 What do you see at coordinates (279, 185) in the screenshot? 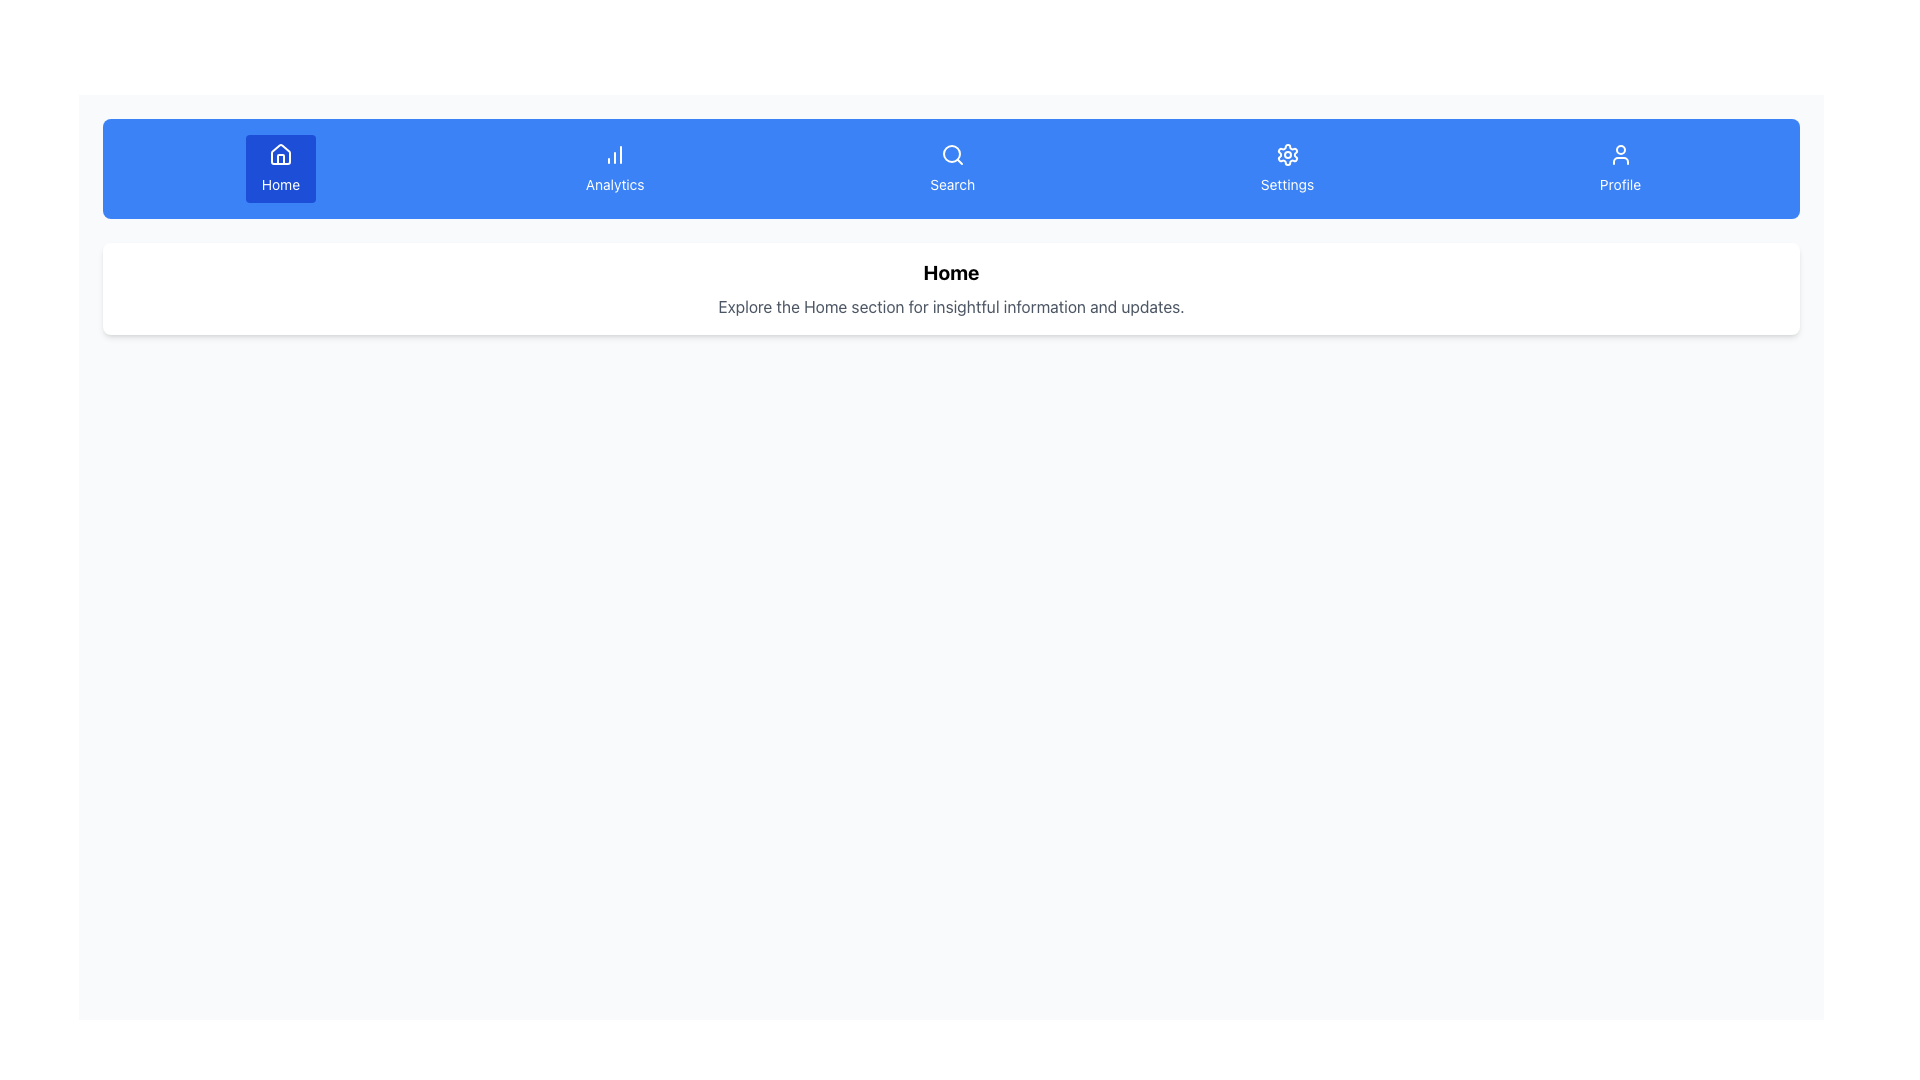
I see `text label indicating a link to the 'Home' section located below the home icon in the navigation bar` at bounding box center [279, 185].